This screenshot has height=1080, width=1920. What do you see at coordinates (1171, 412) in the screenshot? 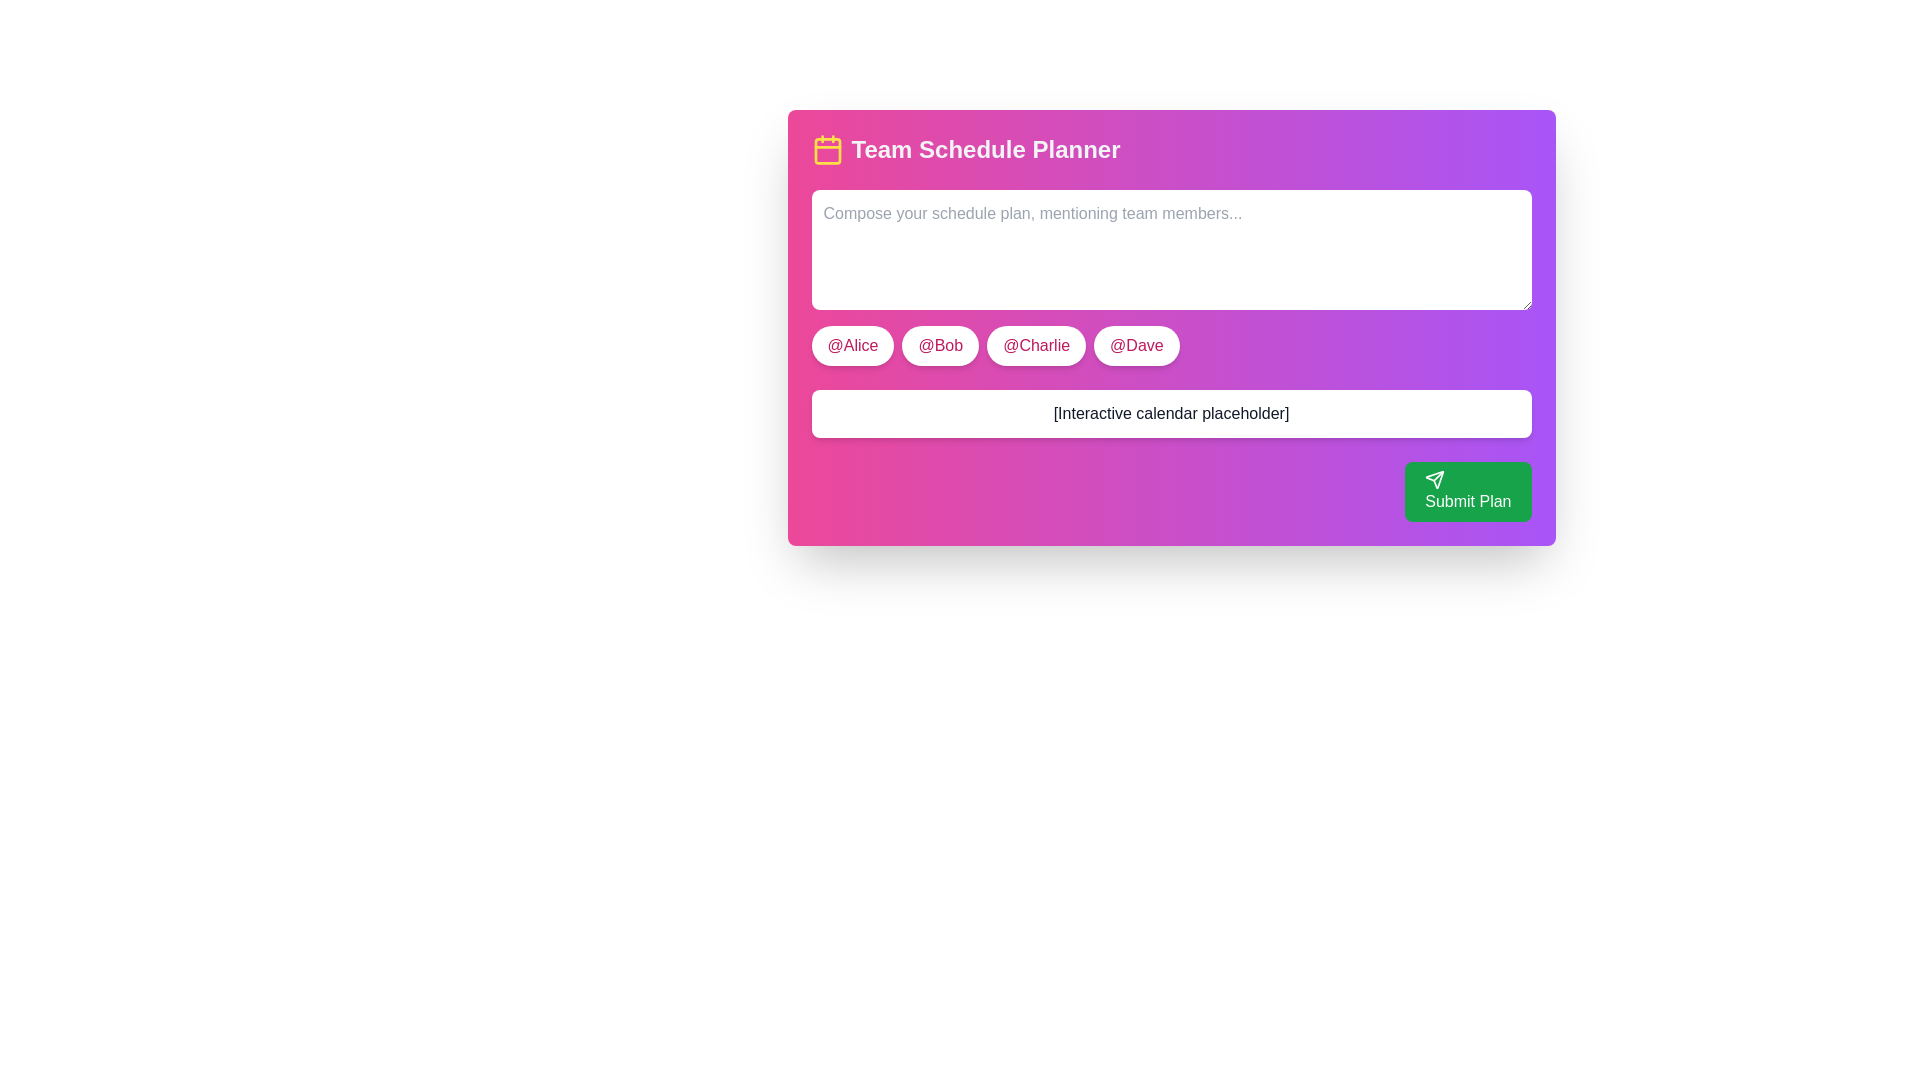
I see `the text placeholder within the interactive calendar component` at bounding box center [1171, 412].